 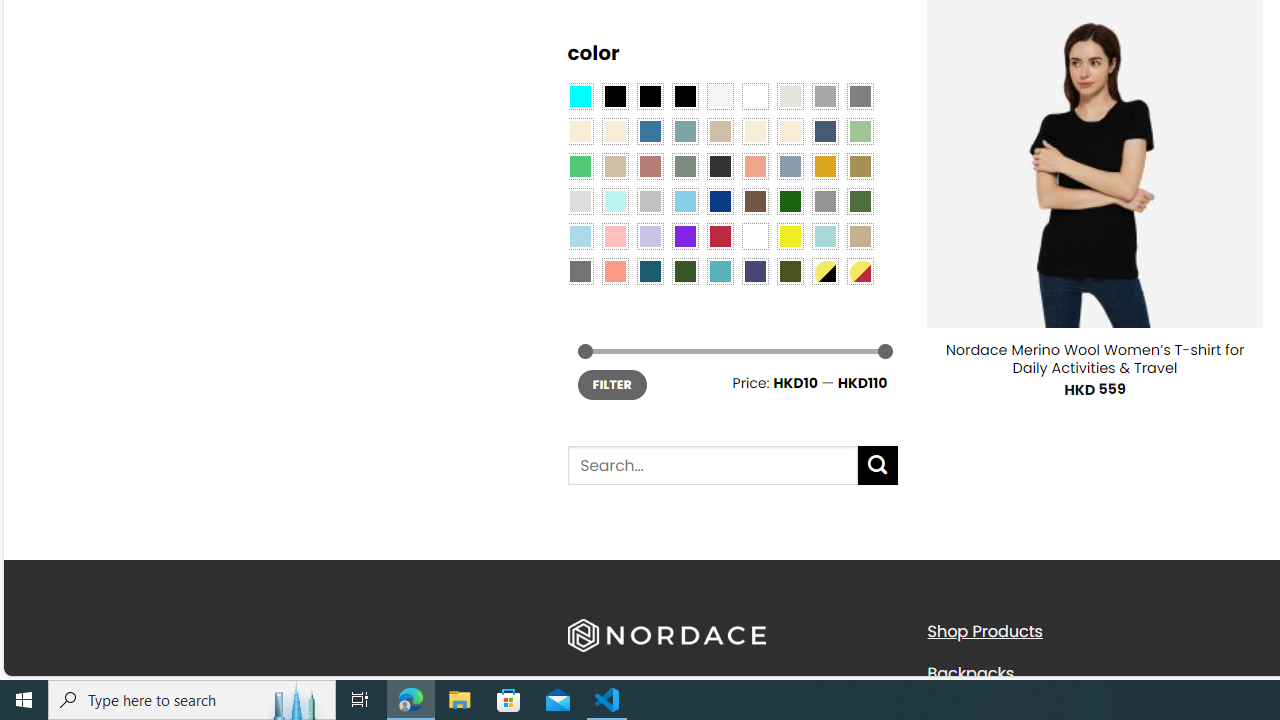 What do you see at coordinates (754, 200) in the screenshot?
I see `'Brown'` at bounding box center [754, 200].